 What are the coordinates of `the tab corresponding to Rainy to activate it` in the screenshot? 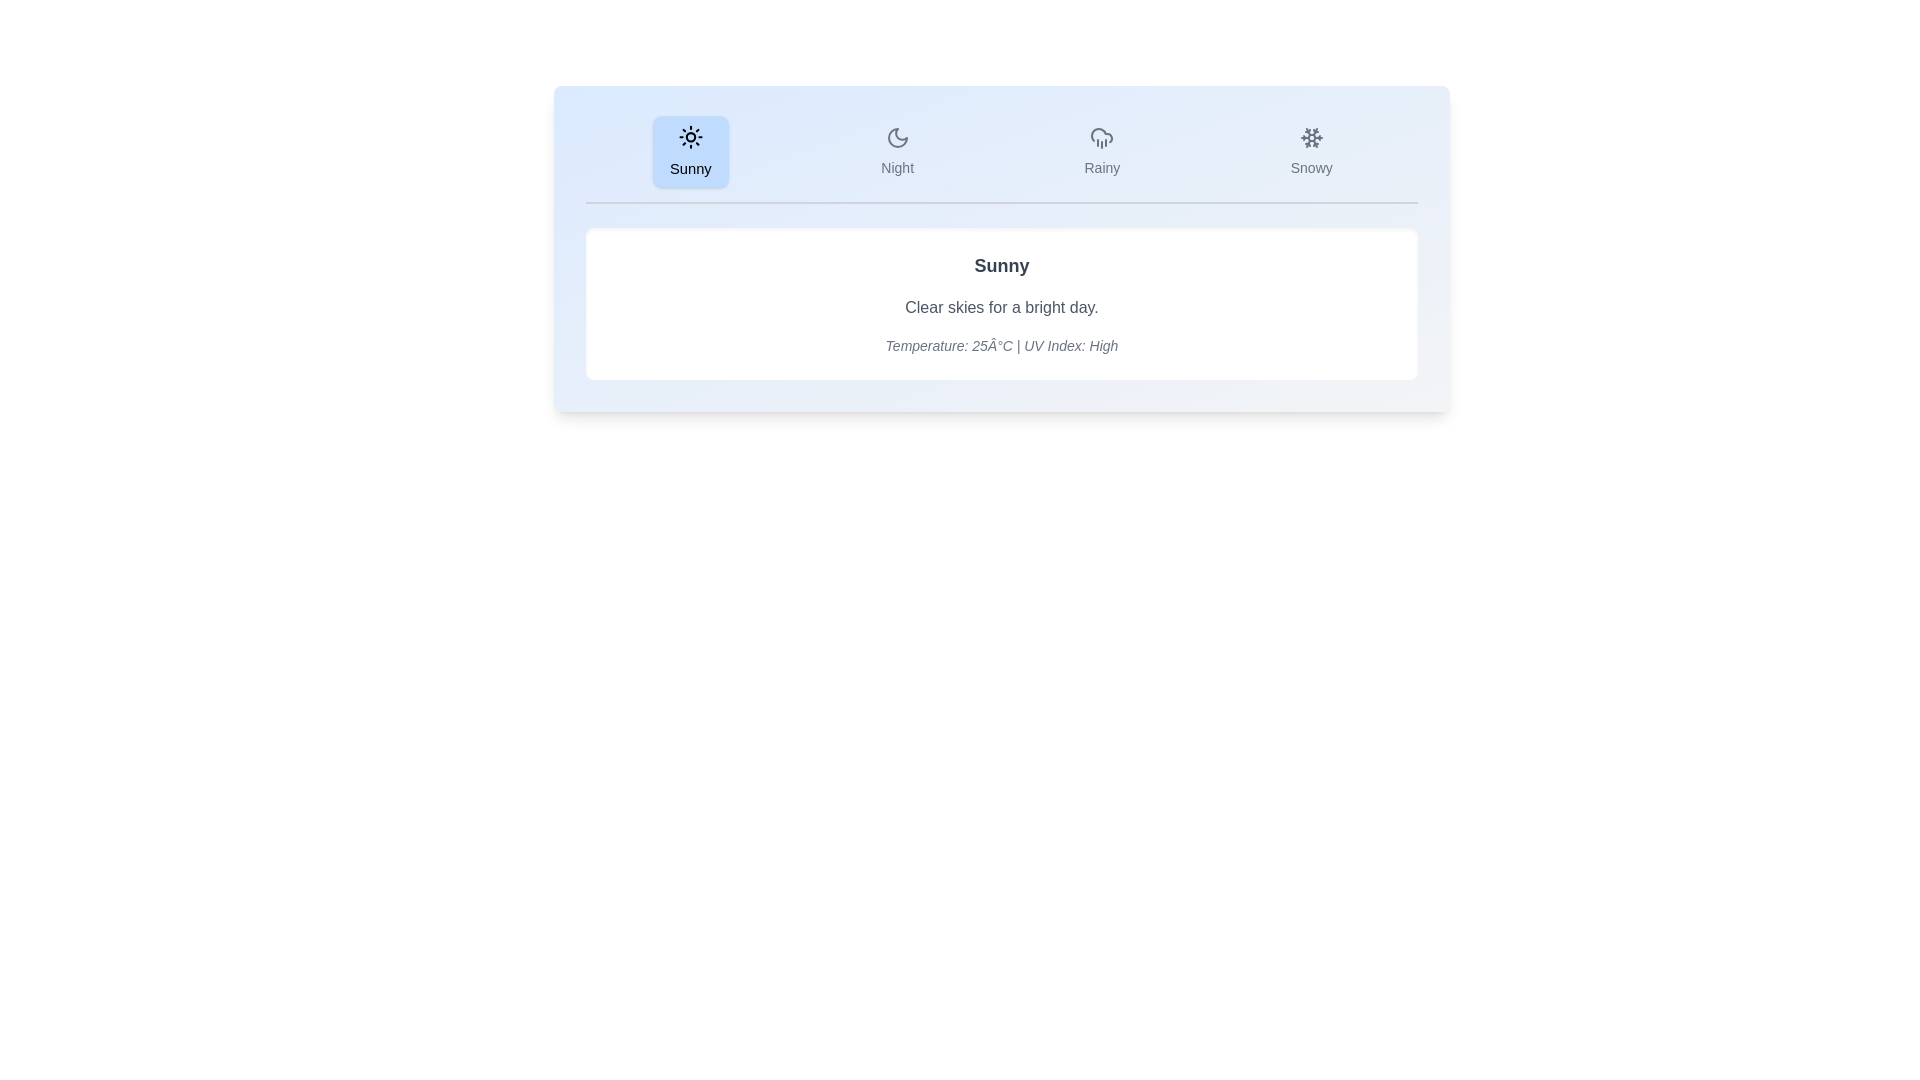 It's located at (1101, 150).